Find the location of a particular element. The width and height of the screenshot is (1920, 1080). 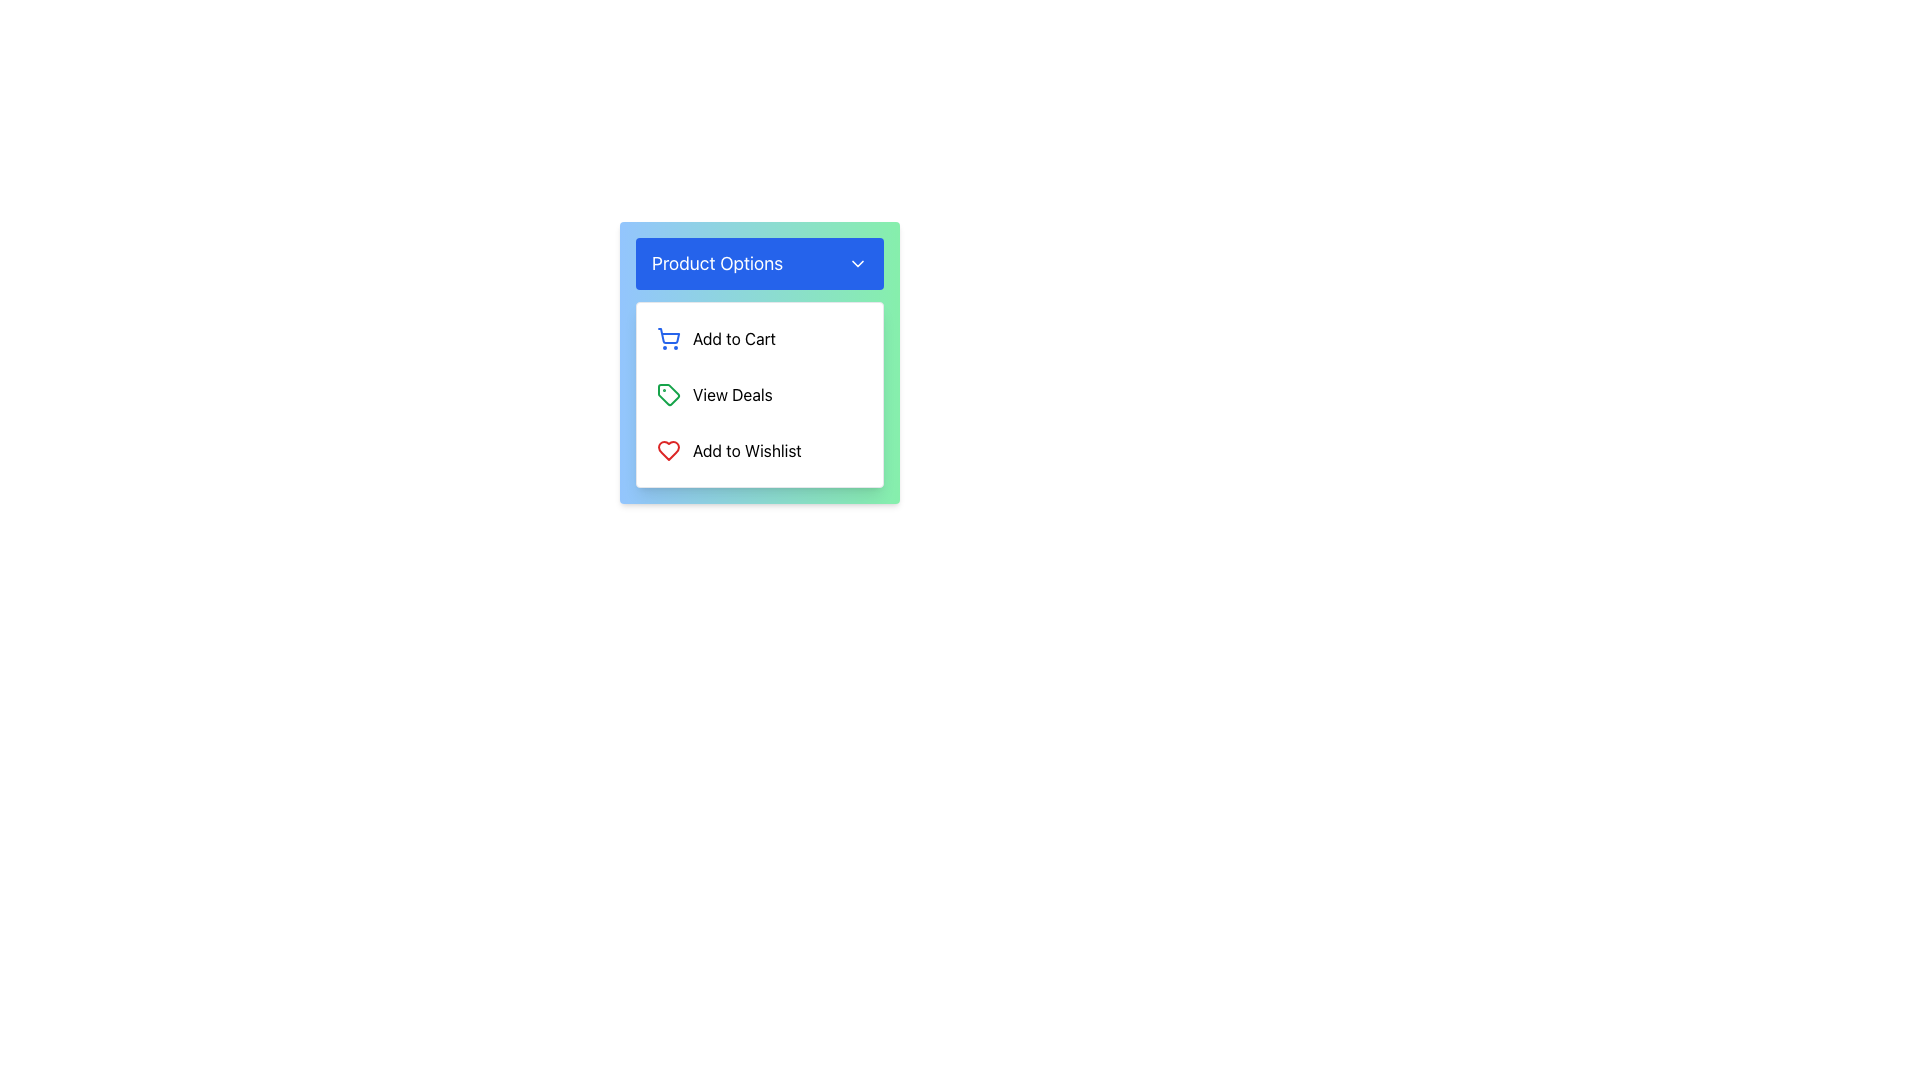

the 'Add to Cart' button located under the 'Product Options' header to trigger a background color change is located at coordinates (758, 338).